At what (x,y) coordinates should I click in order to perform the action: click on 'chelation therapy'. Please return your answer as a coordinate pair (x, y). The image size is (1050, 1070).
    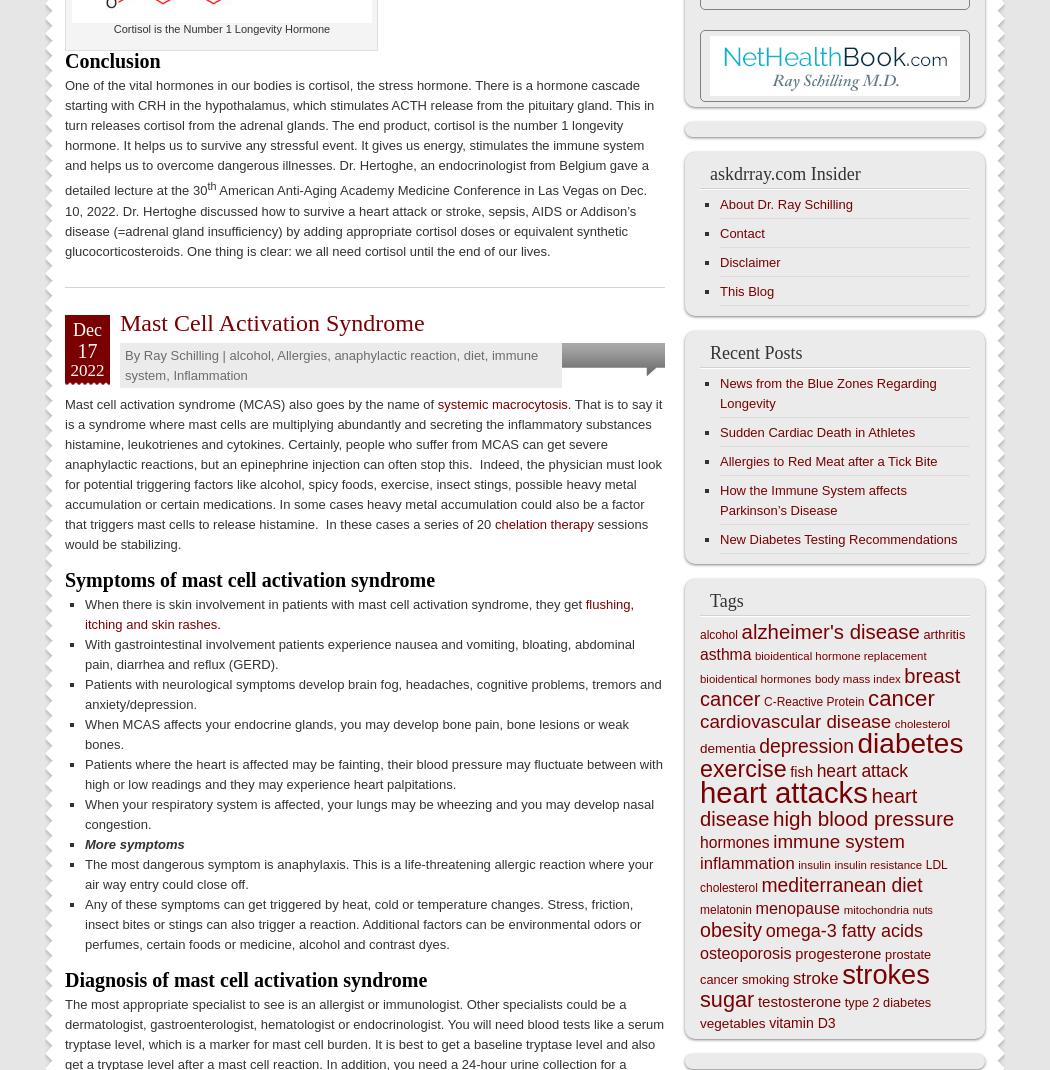
    Looking at the image, I should click on (543, 523).